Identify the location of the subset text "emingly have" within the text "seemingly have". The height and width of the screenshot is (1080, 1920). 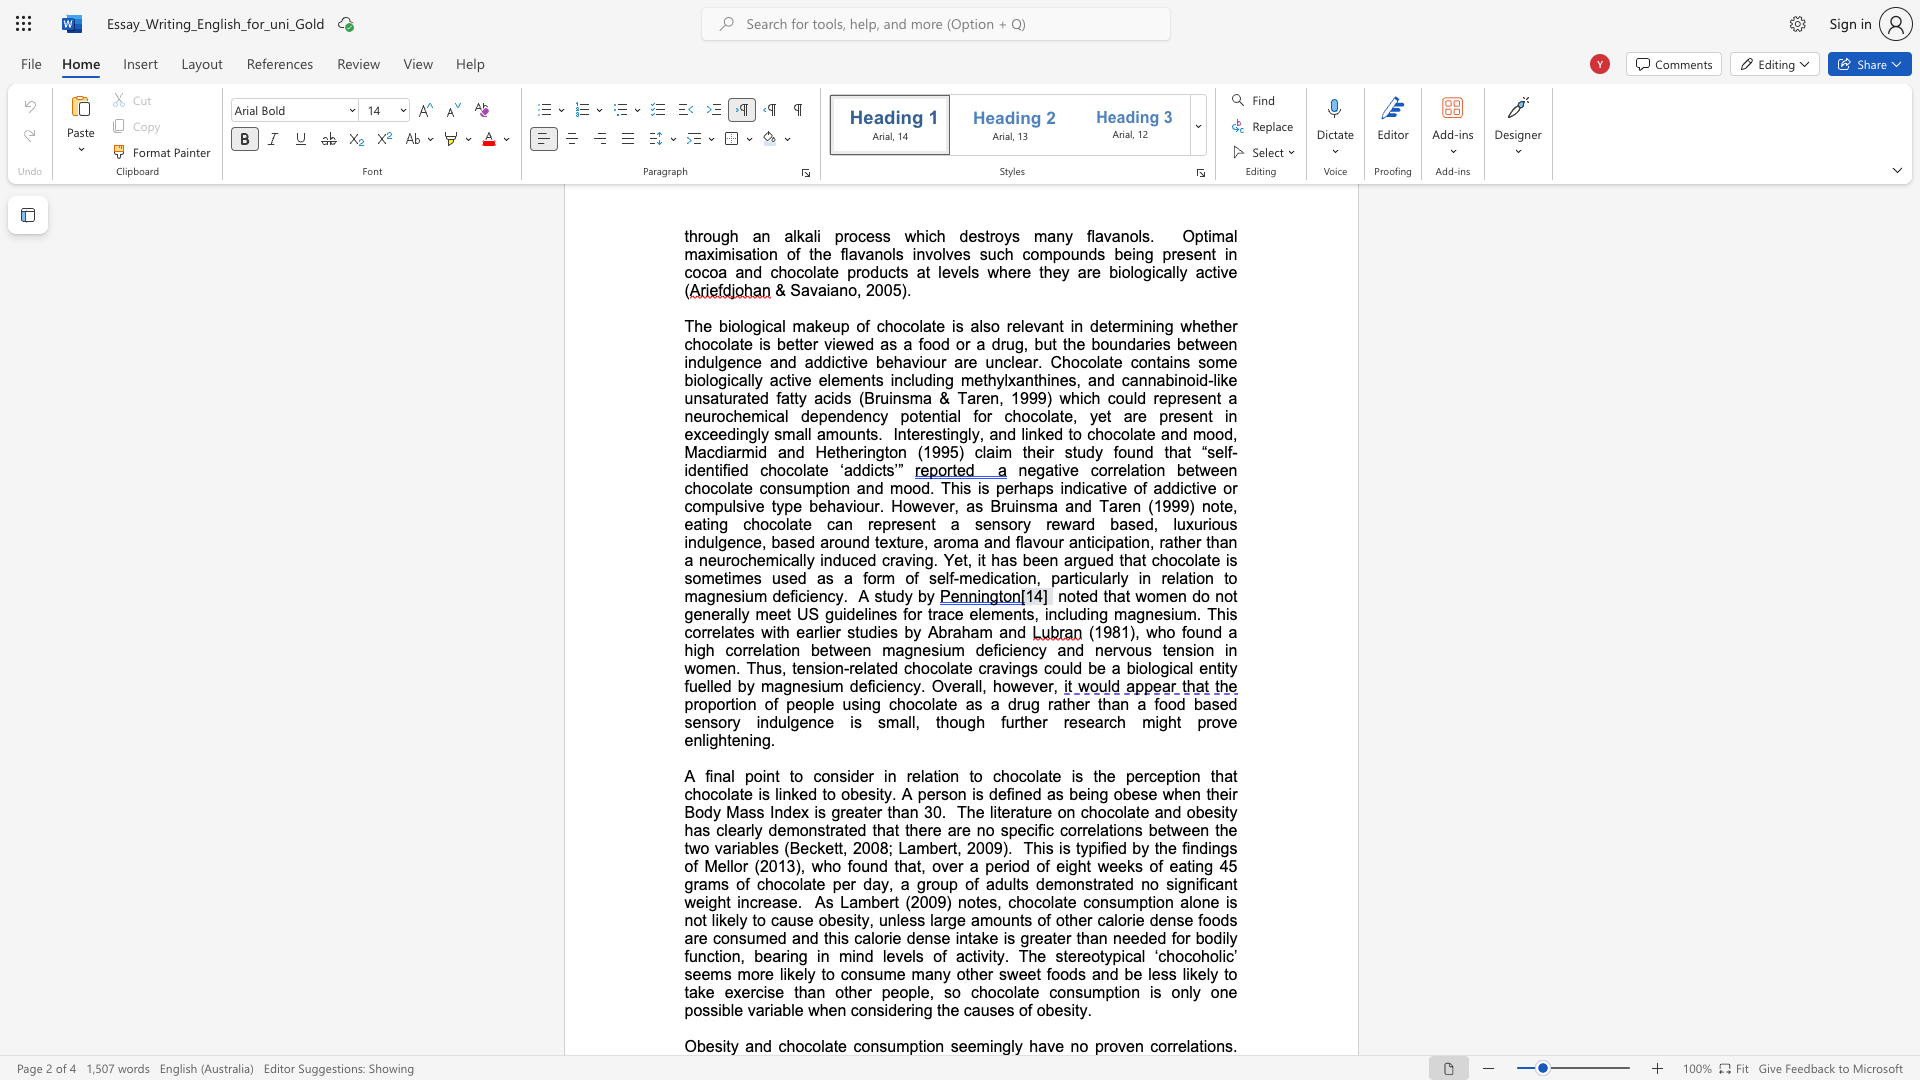
(967, 1045).